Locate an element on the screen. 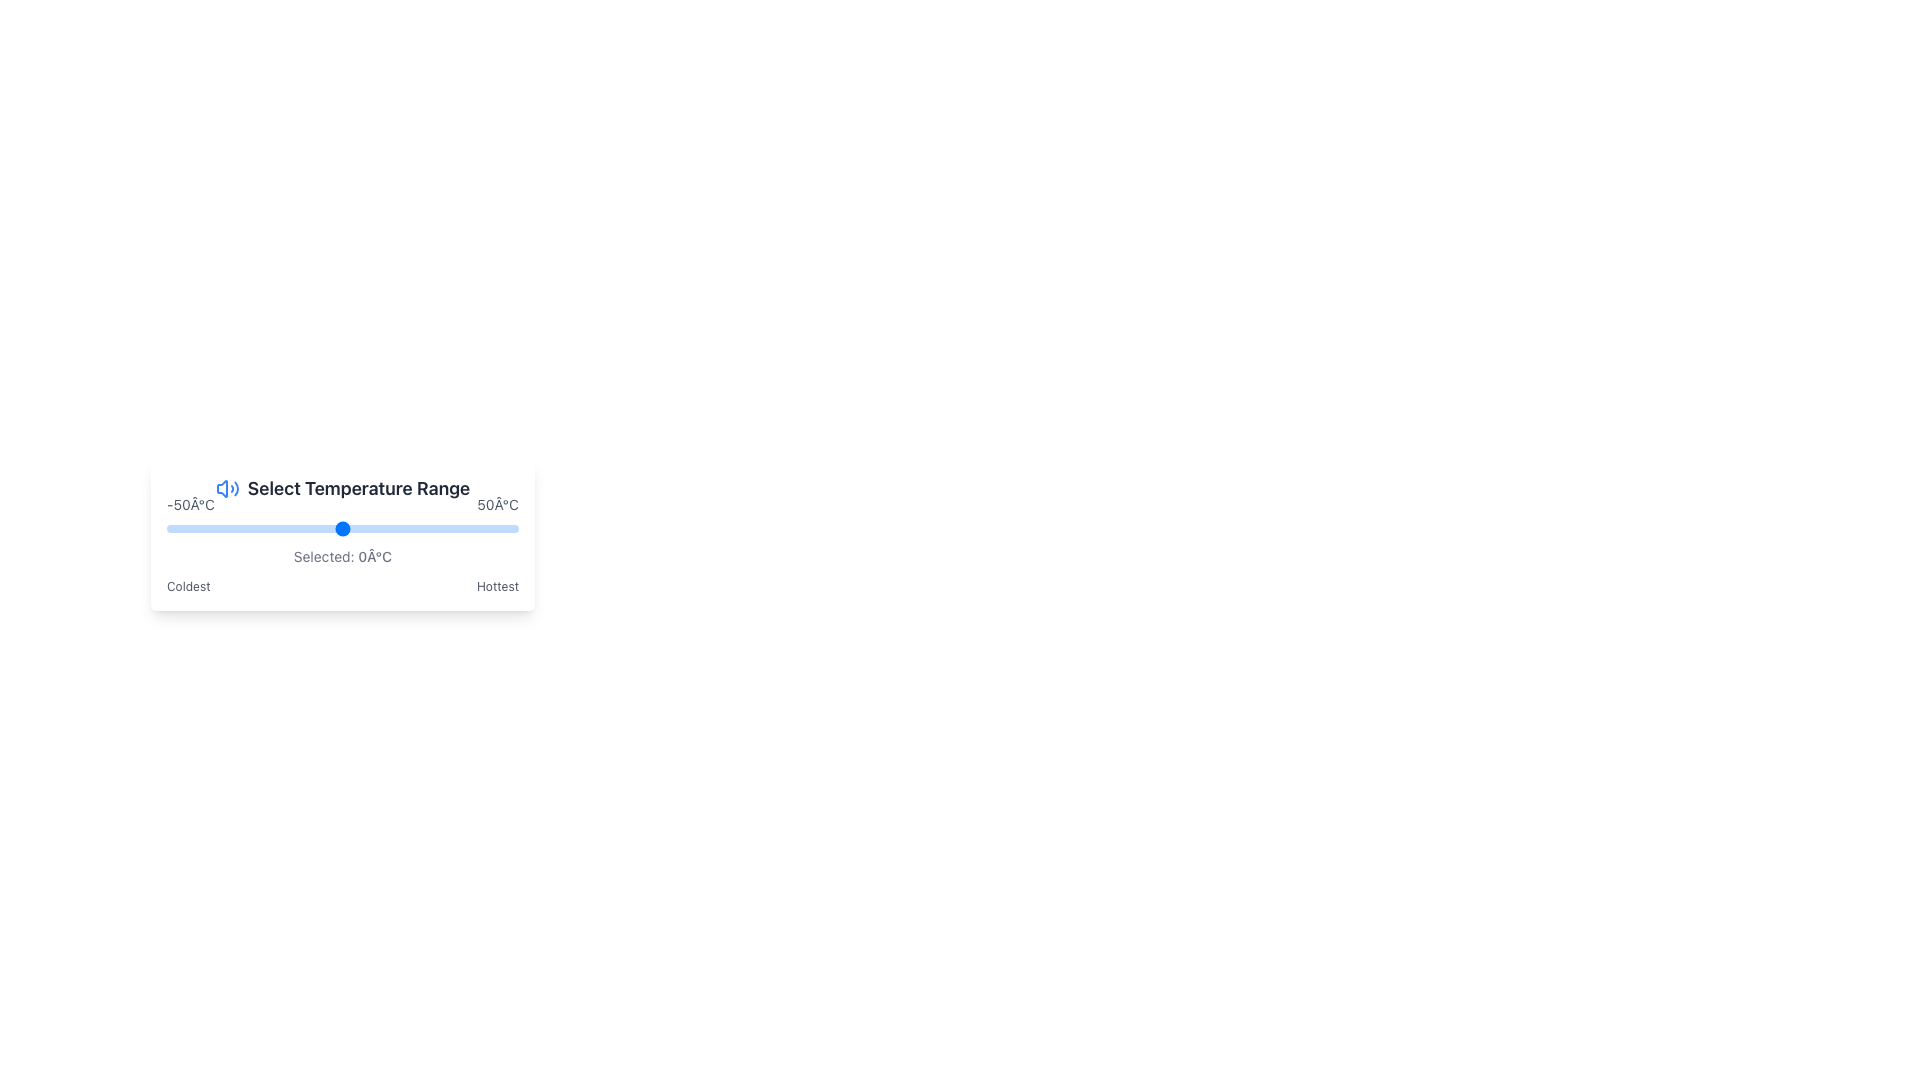 This screenshot has height=1080, width=1920. the temperature is located at coordinates (465, 527).